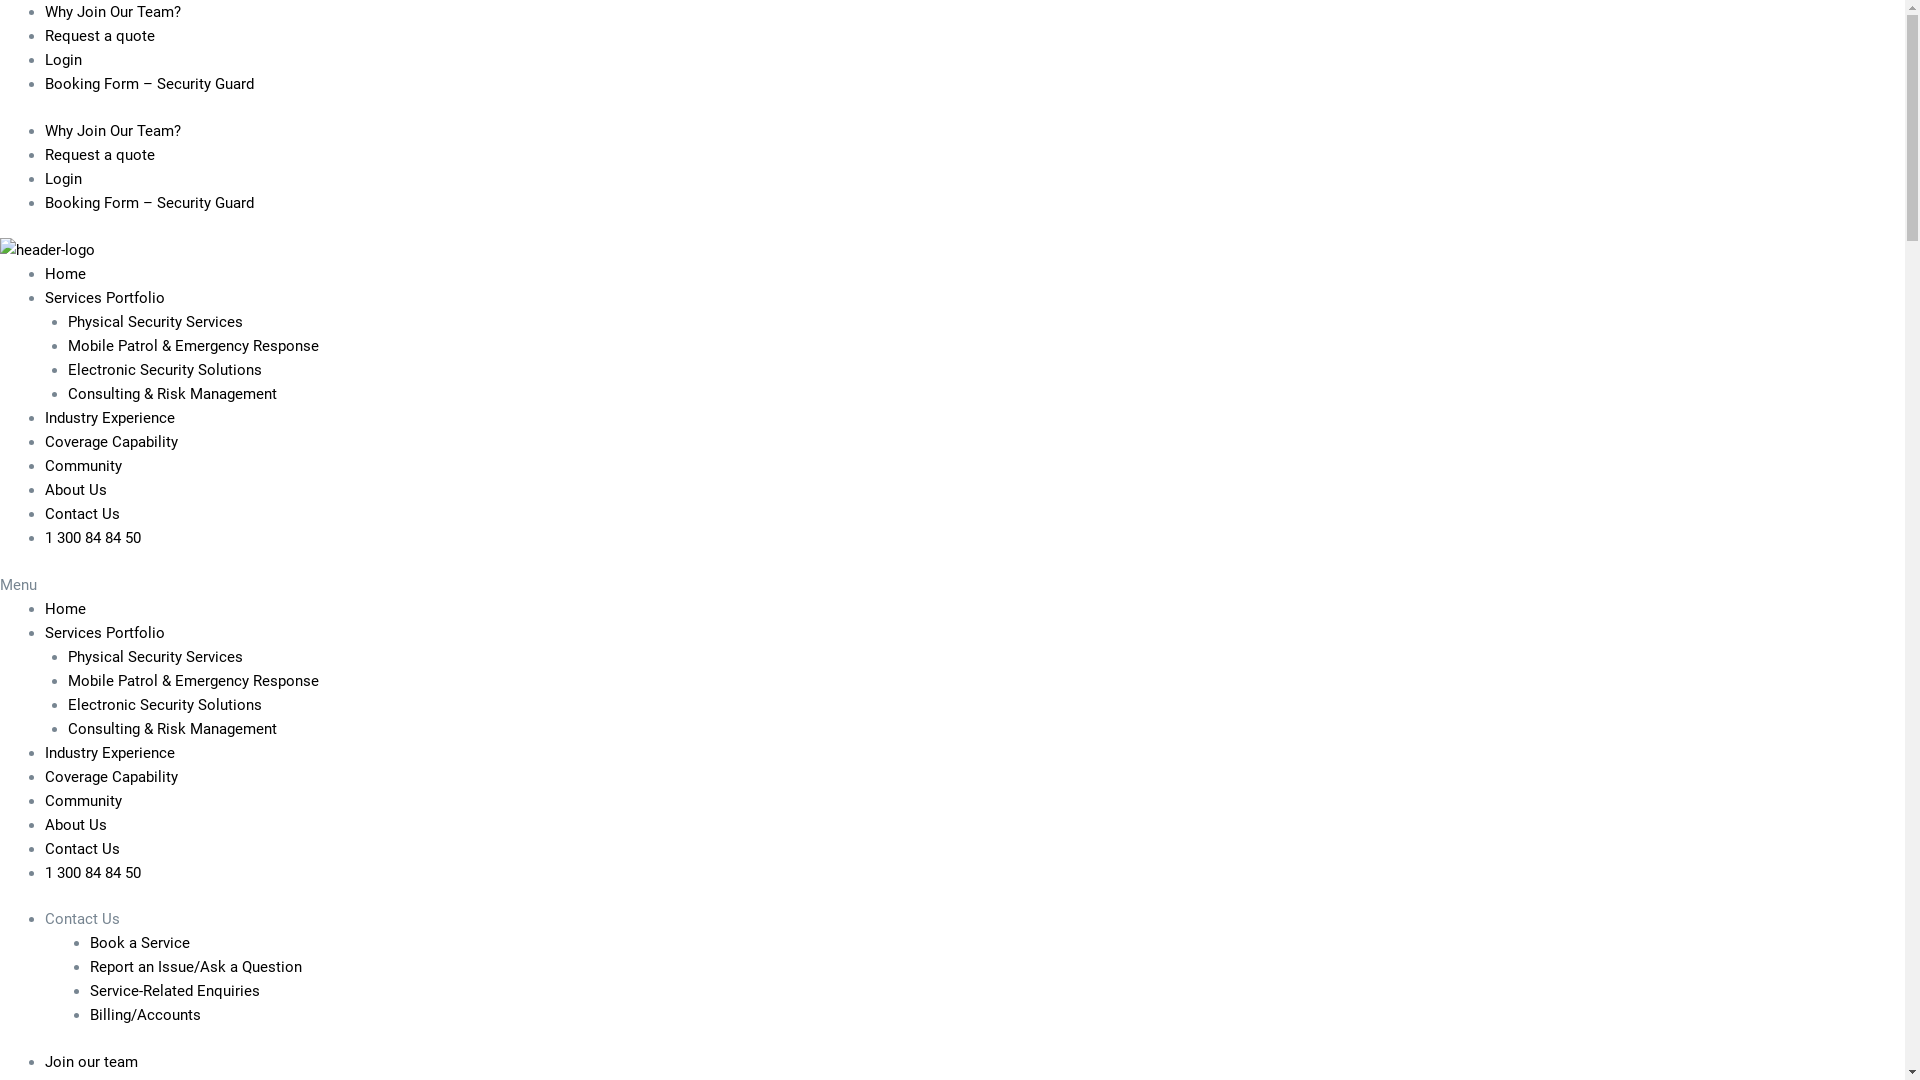 The width and height of the screenshot is (1920, 1080). I want to click on 'Request a quote', so click(99, 153).